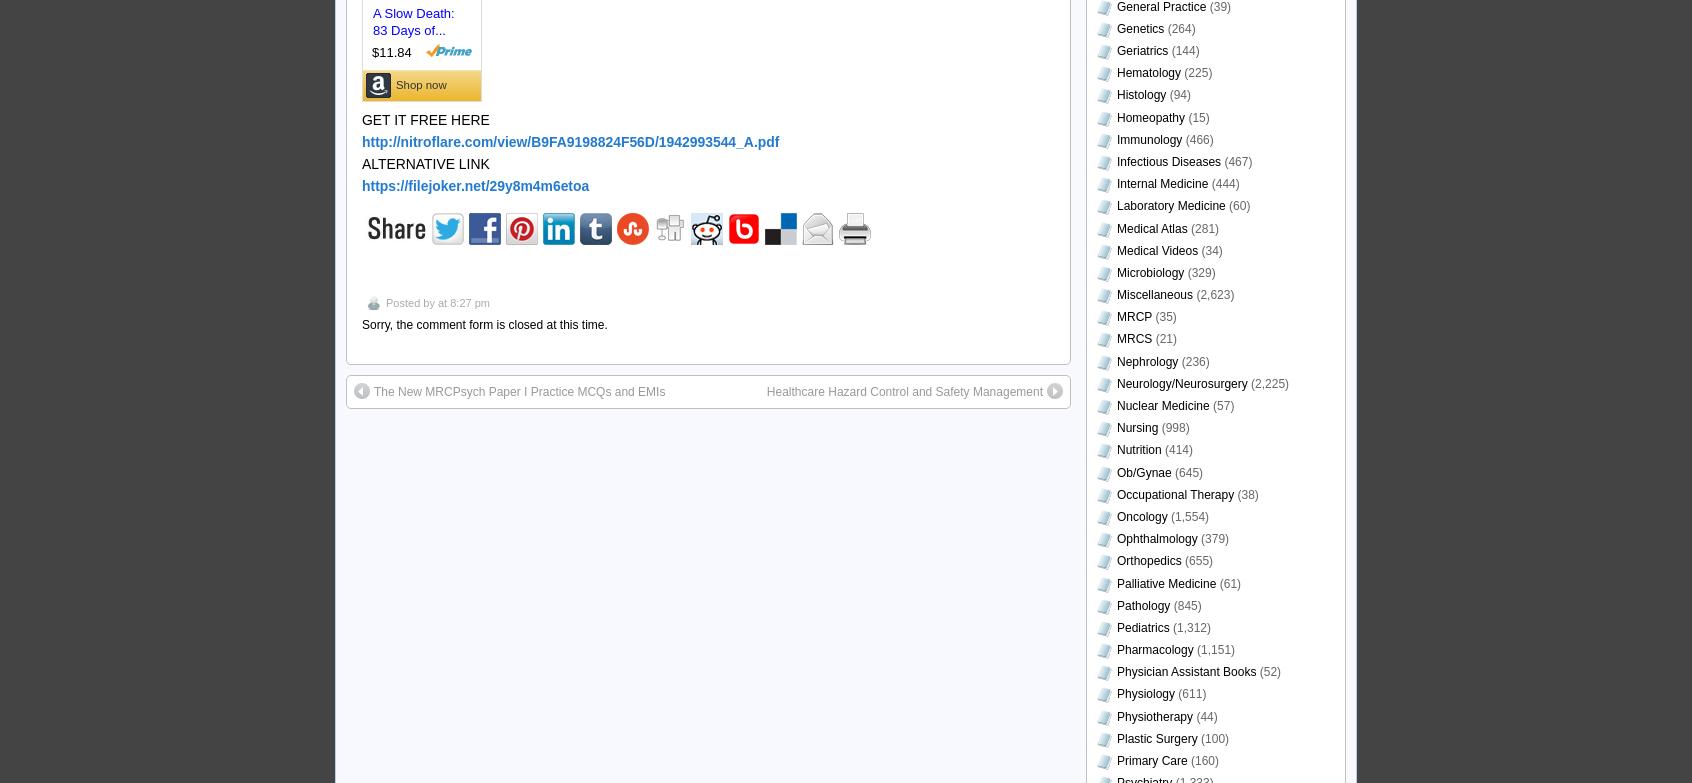 This screenshot has height=783, width=1692. What do you see at coordinates (1165, 582) in the screenshot?
I see `'Palliative Medicine'` at bounding box center [1165, 582].